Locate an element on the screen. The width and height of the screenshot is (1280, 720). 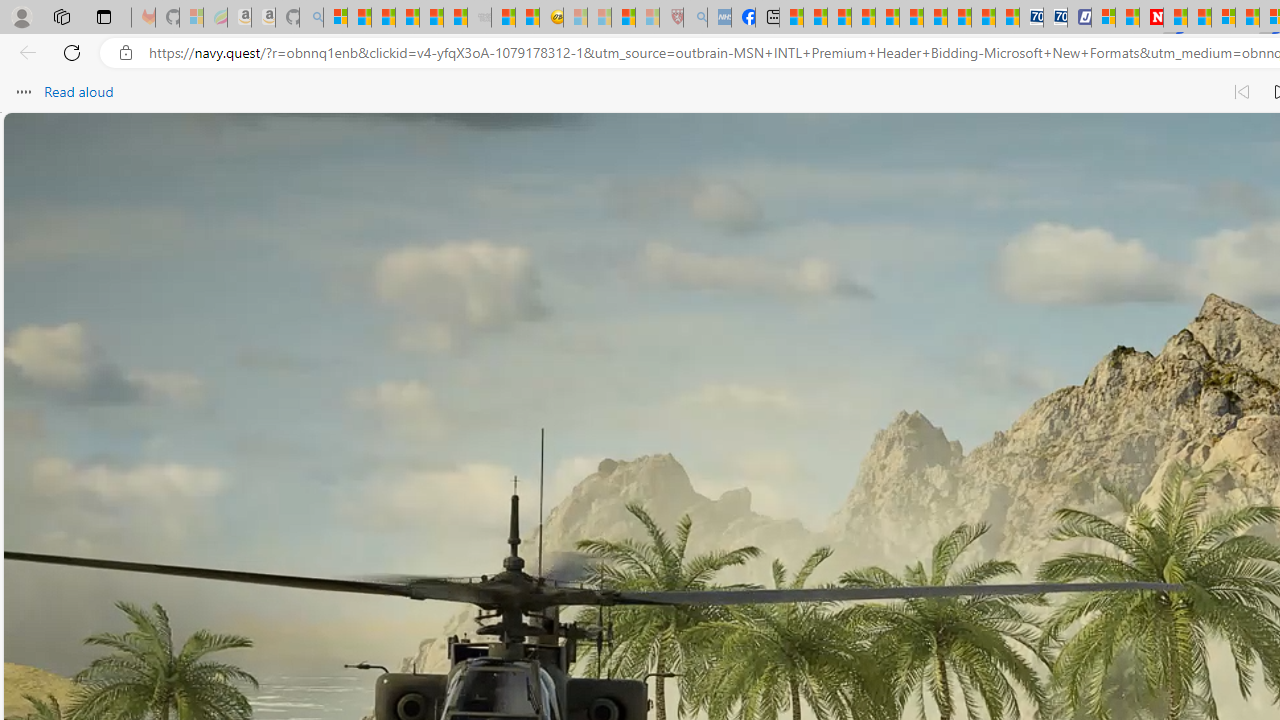
'Latest Politics News & Archive | Newsweek.com' is located at coordinates (1152, 17).